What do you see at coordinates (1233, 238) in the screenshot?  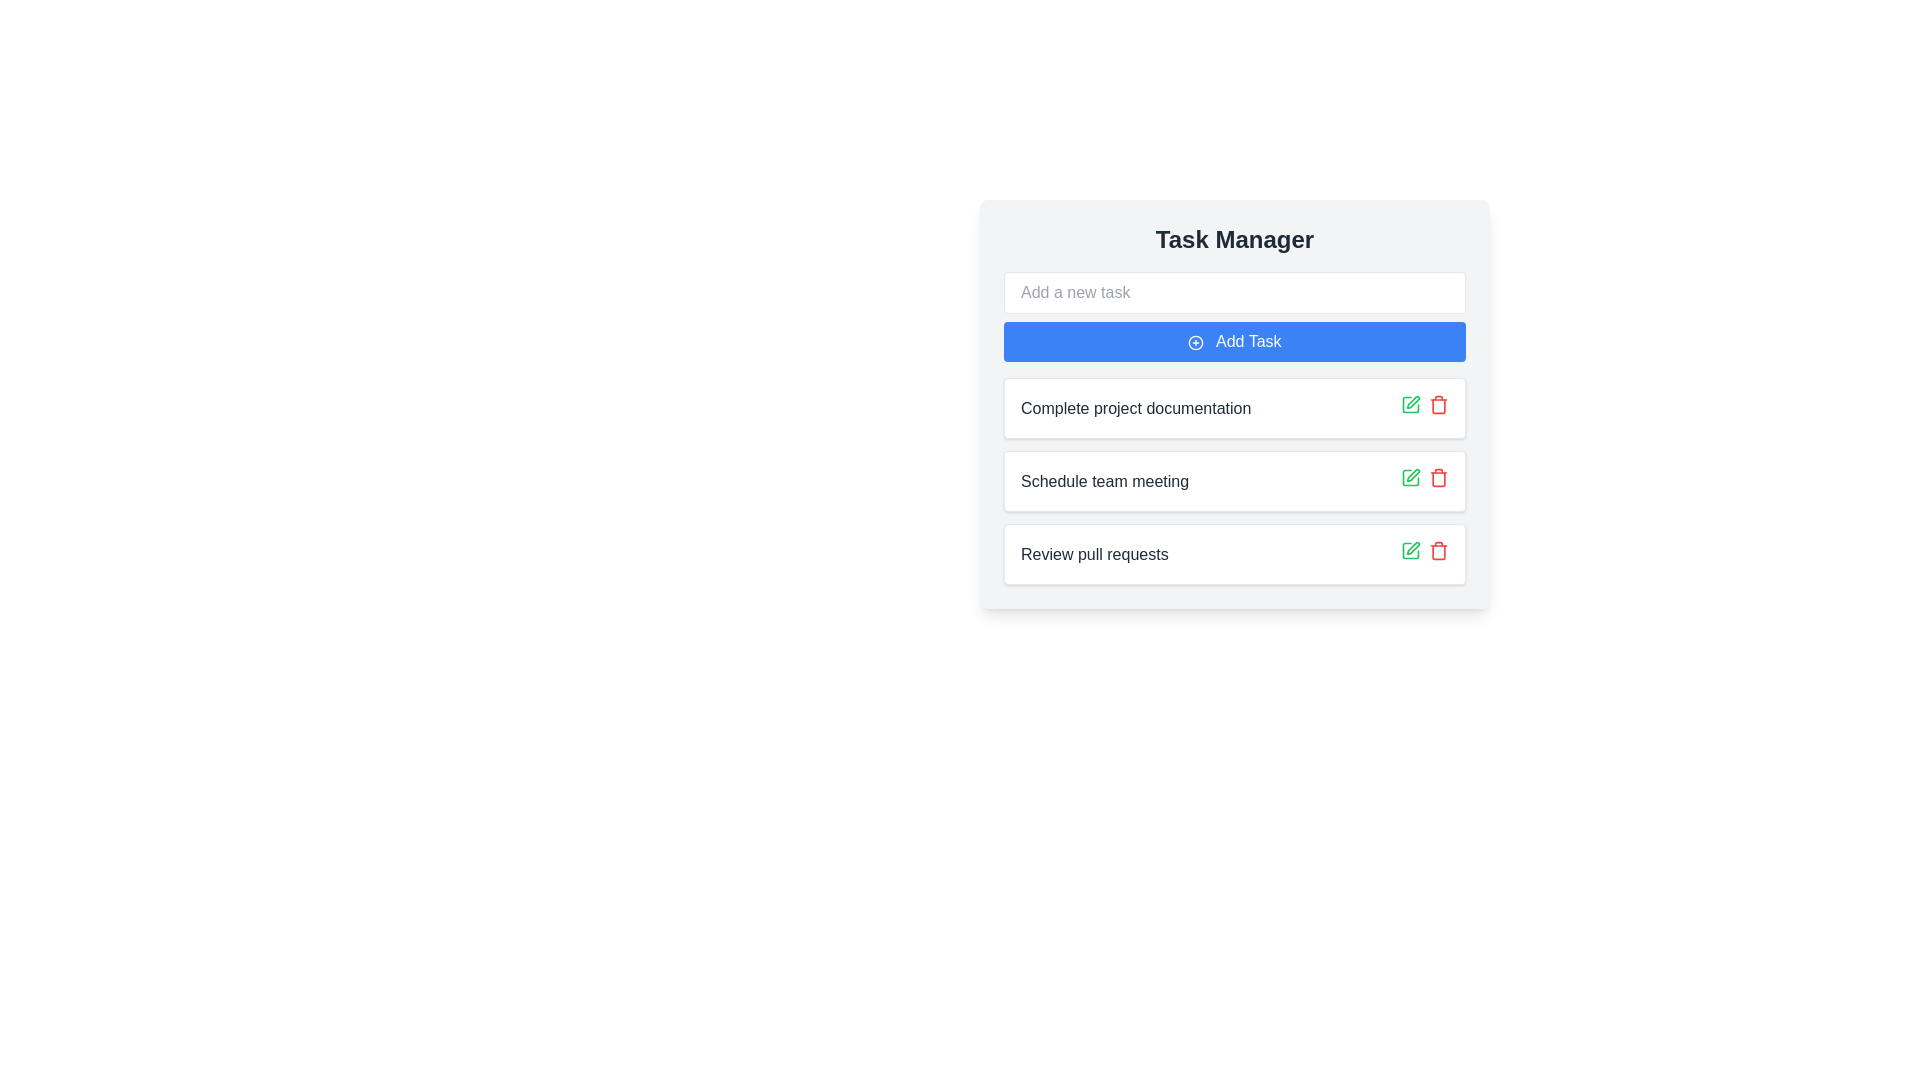 I see `the header text reading 'Task Manager', which is styled with bold, extra-large font and colored dark gray, located at the top of the task management component` at bounding box center [1233, 238].